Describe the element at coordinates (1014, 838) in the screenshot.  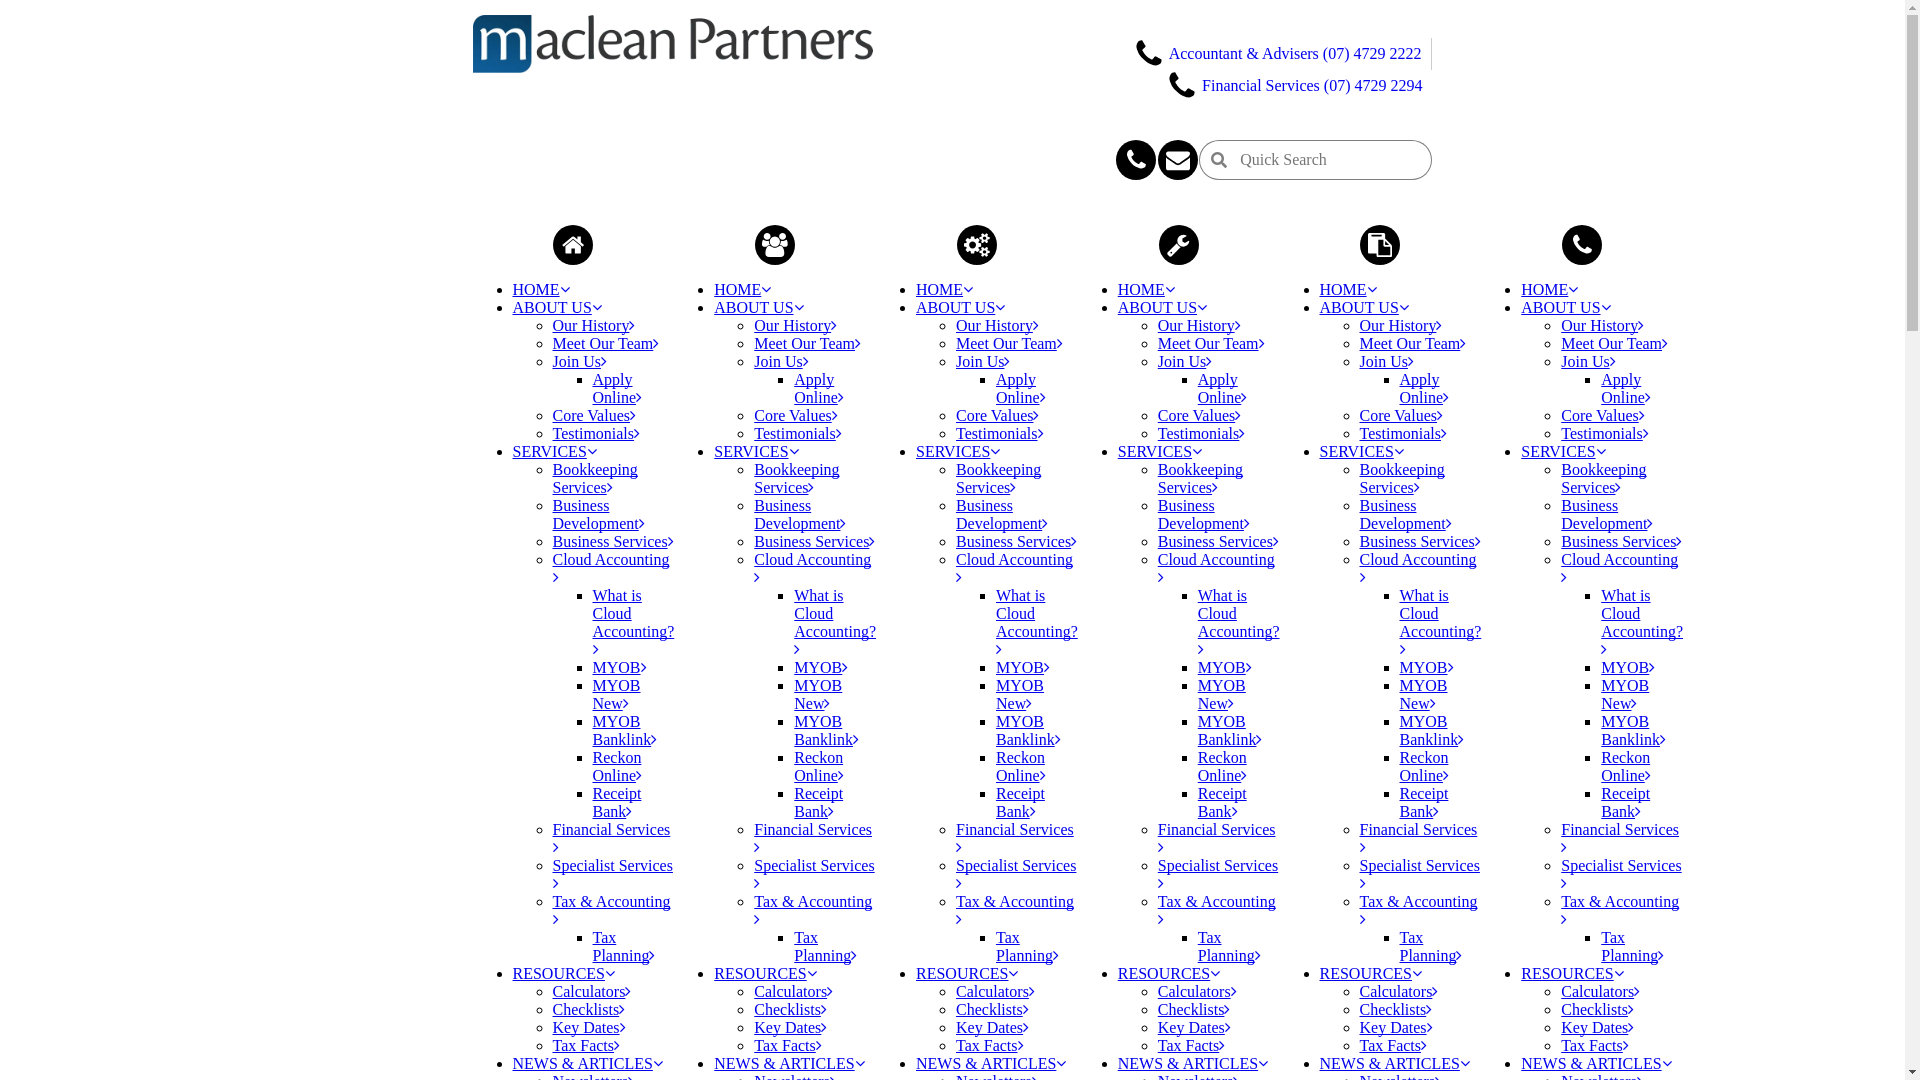
I see `'Financial Services'` at that location.